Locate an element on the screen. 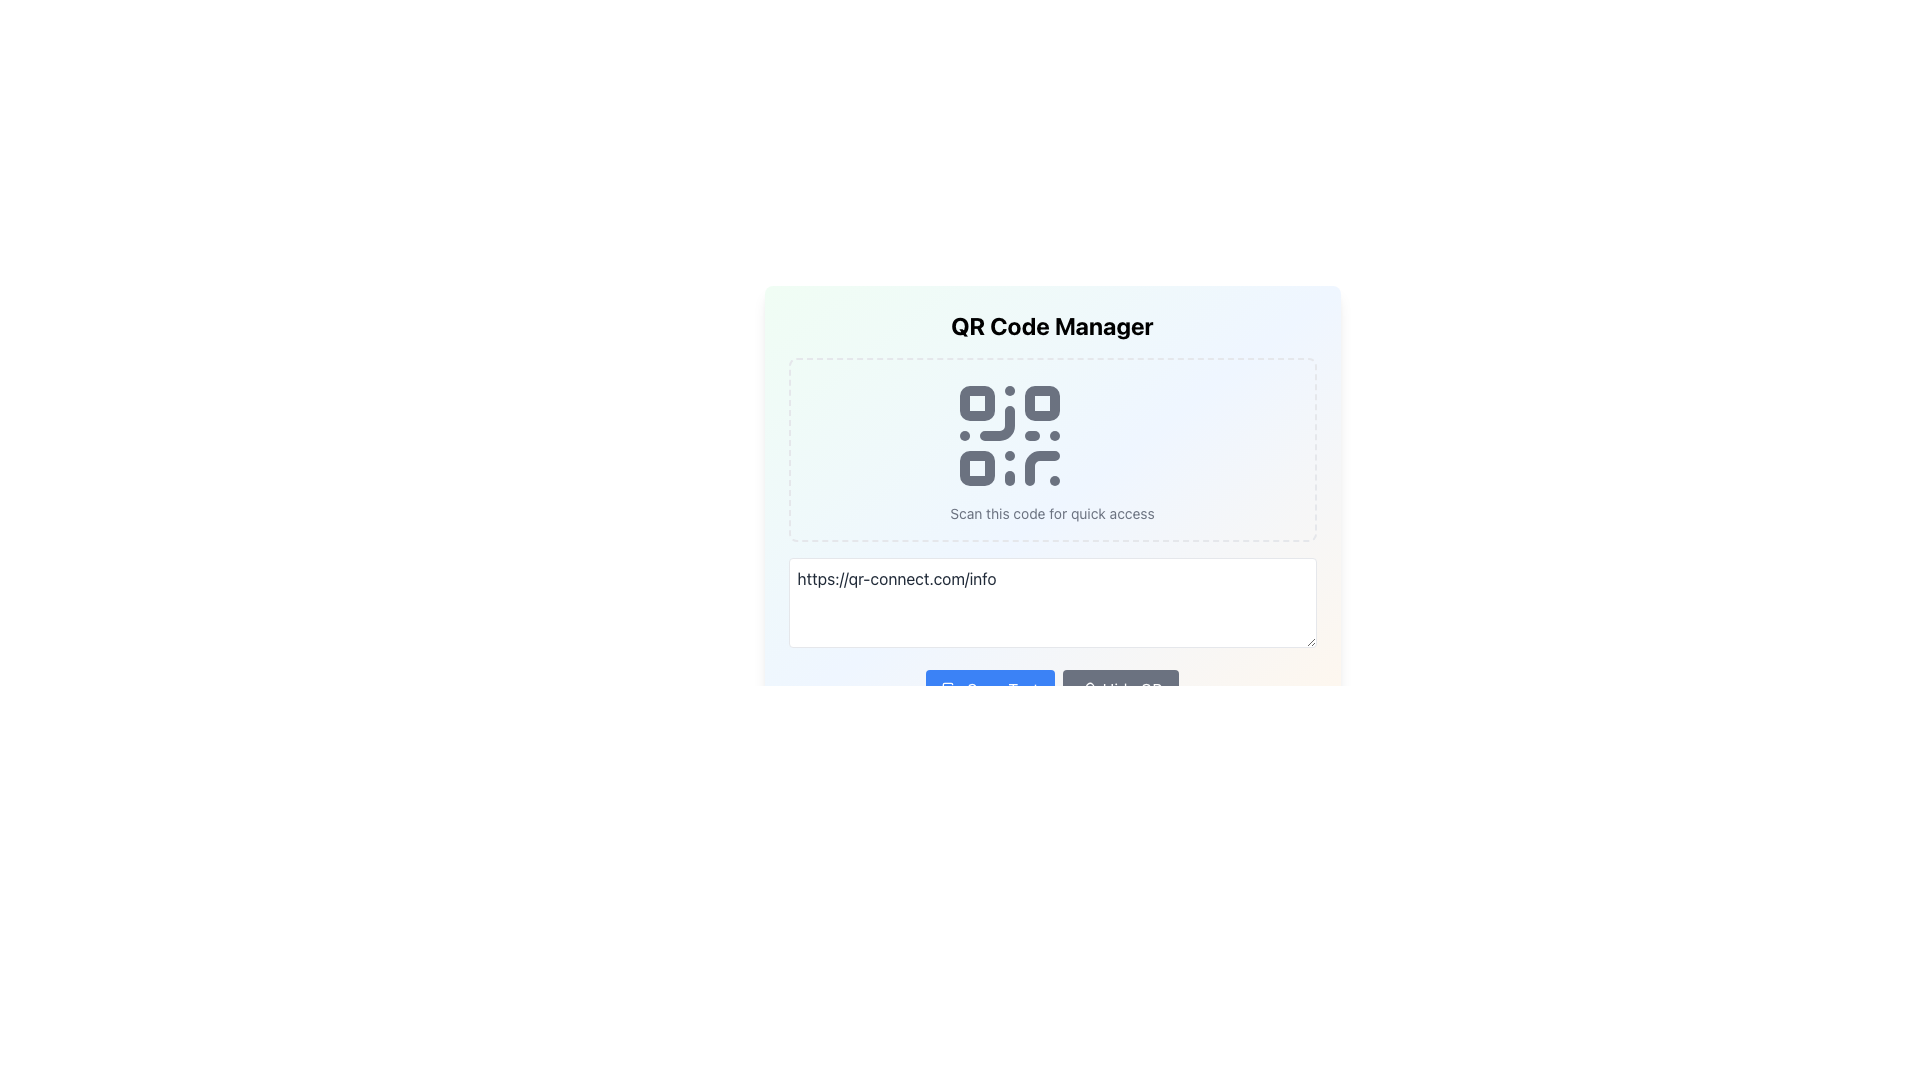  the 'Hide QR' button, which is a rectangular button with a gray background and rounded corners is located at coordinates (1120, 689).